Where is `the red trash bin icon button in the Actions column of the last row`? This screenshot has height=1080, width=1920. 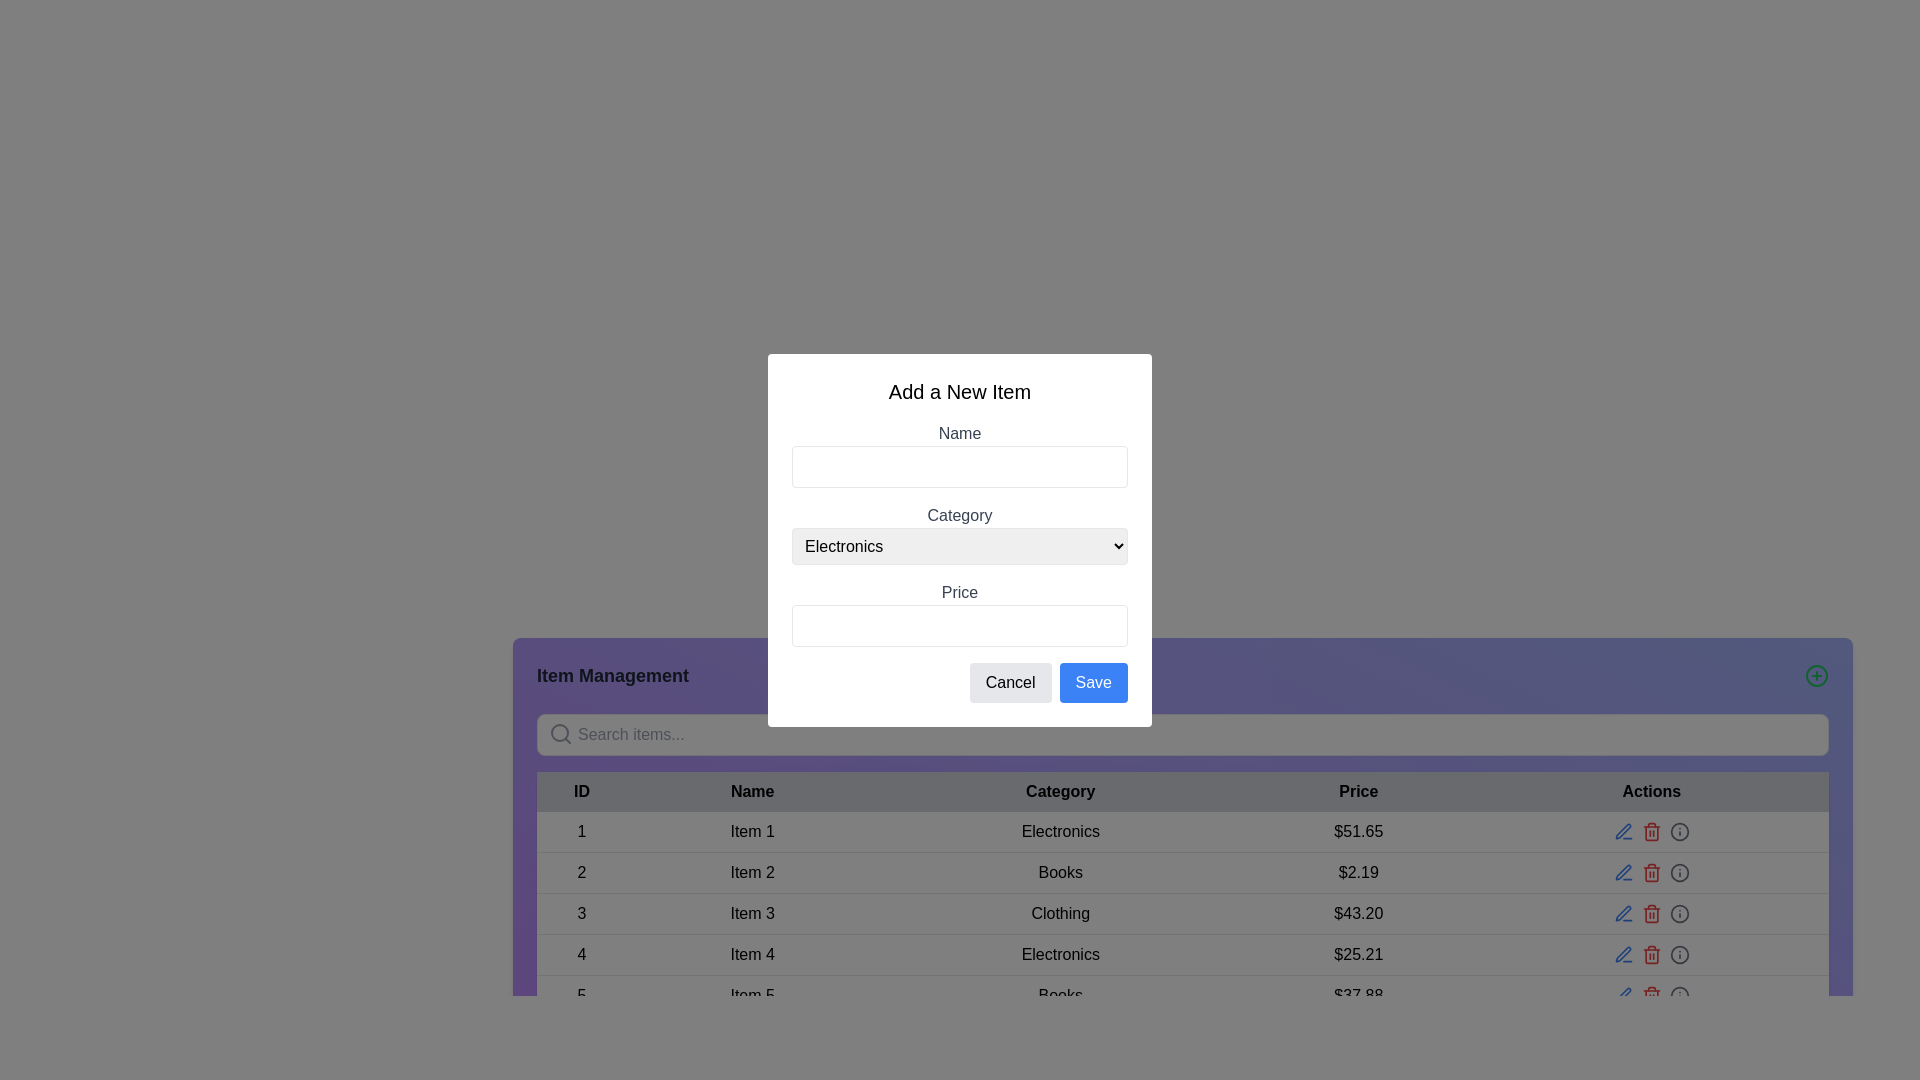
the red trash bin icon button in the Actions column of the last row is located at coordinates (1651, 995).